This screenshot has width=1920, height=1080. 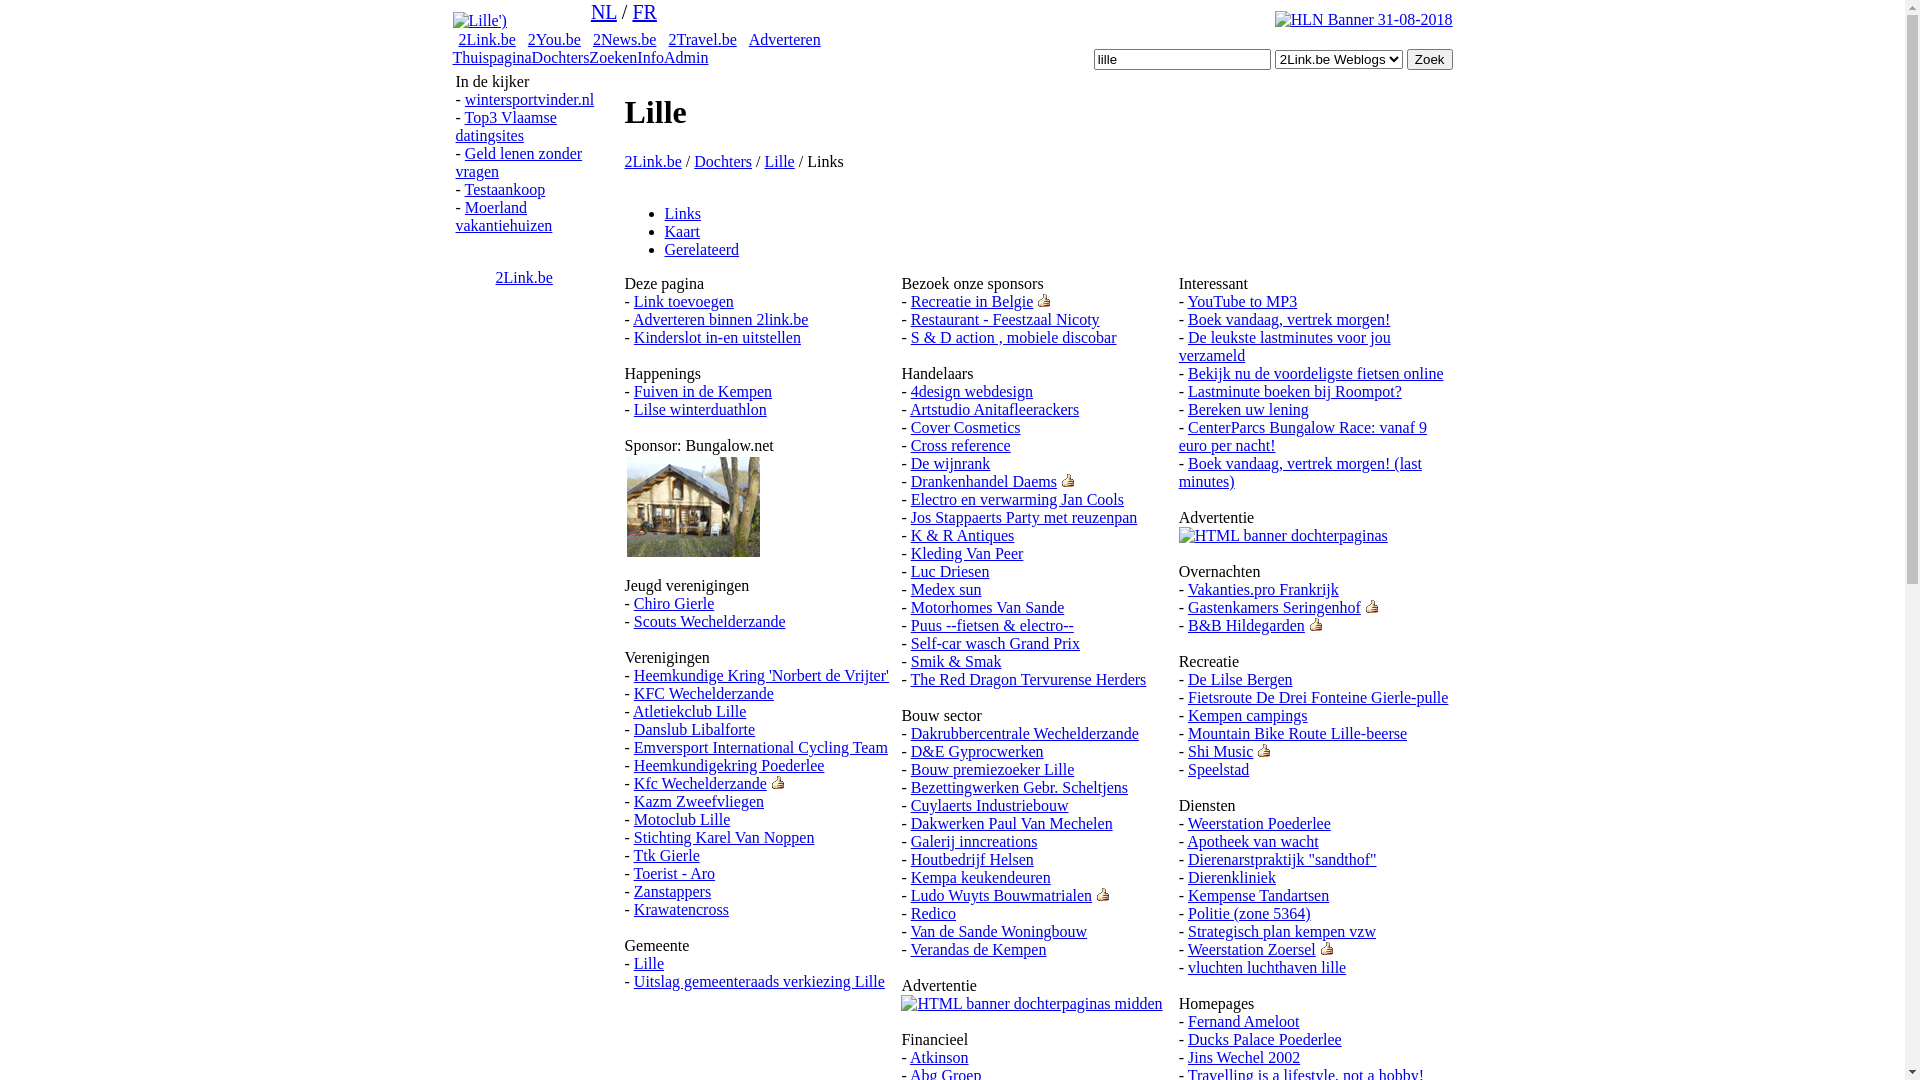 I want to click on 'Heemkundigekring Poederlee', so click(x=632, y=765).